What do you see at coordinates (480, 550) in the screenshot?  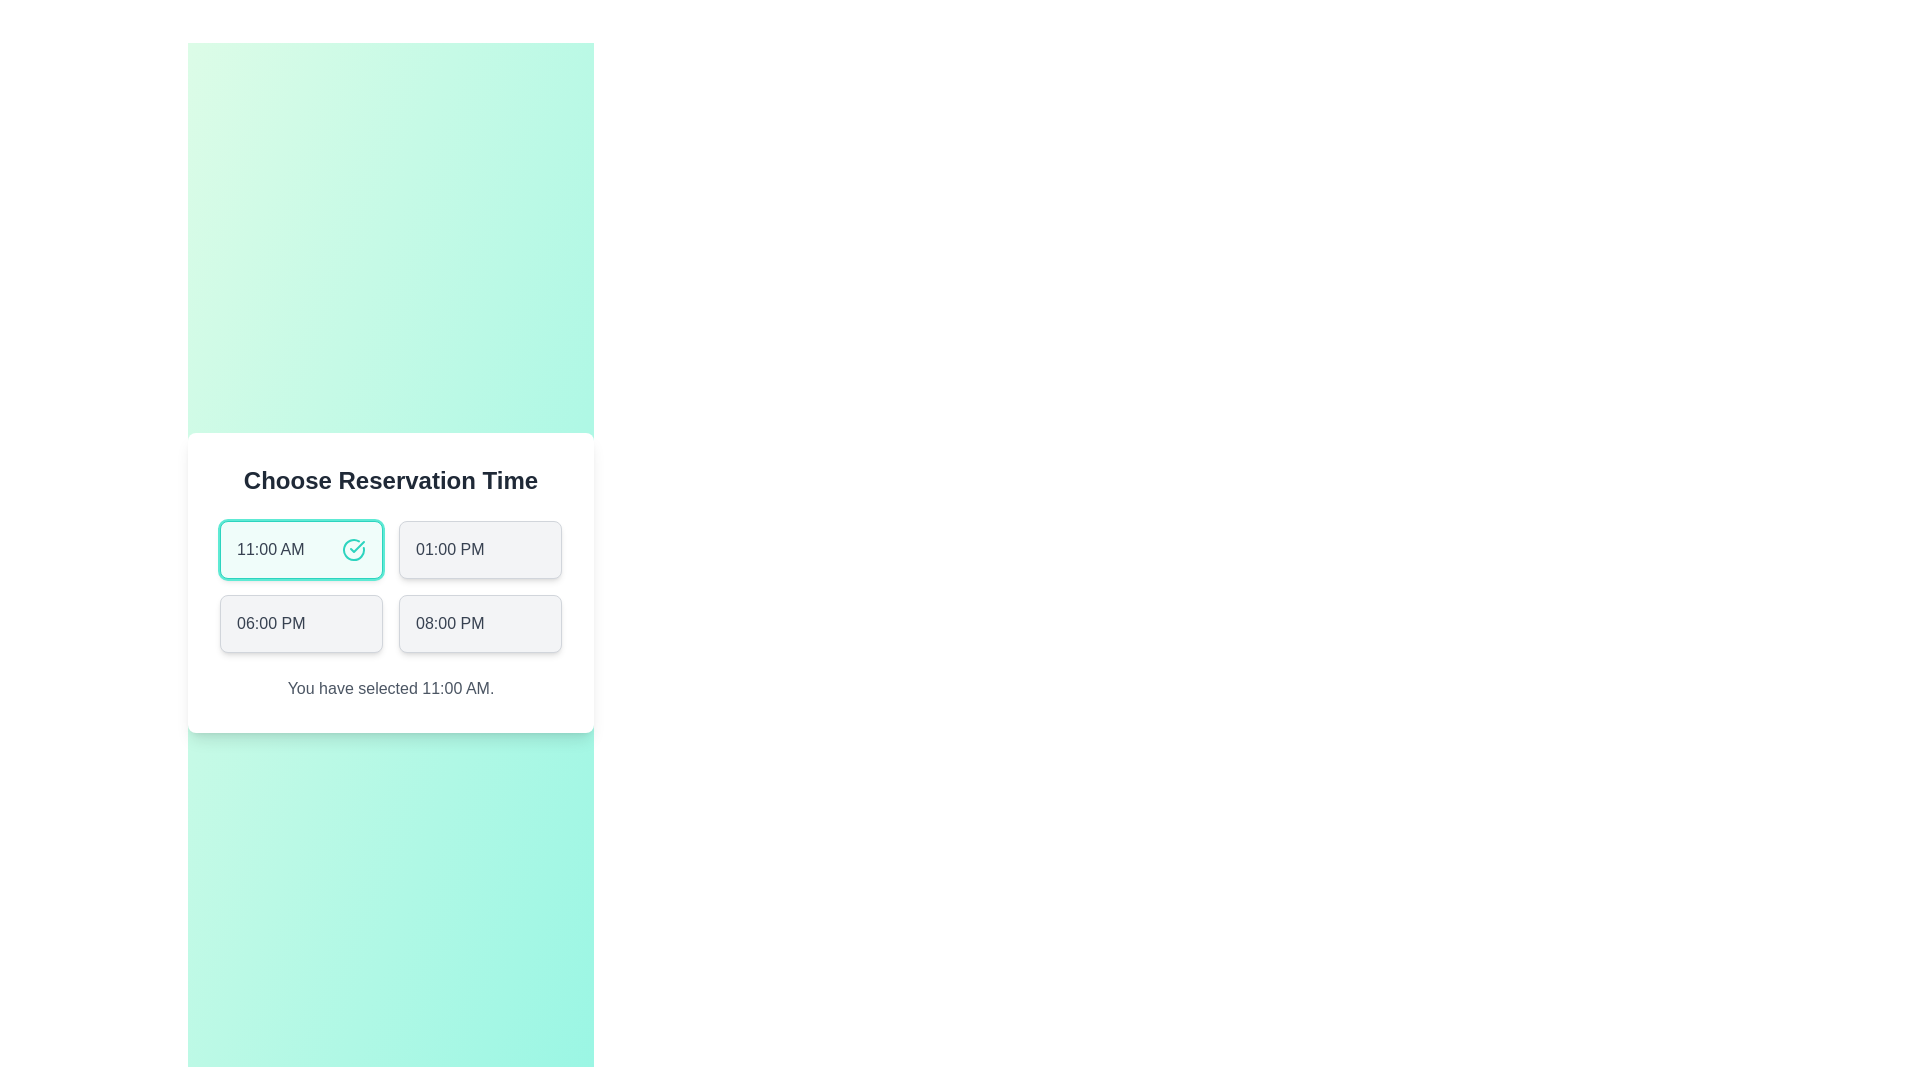 I see `the button labeled '01:00 PM', which is a rounded rectangular box in the top-right position of the time slots grid` at bounding box center [480, 550].